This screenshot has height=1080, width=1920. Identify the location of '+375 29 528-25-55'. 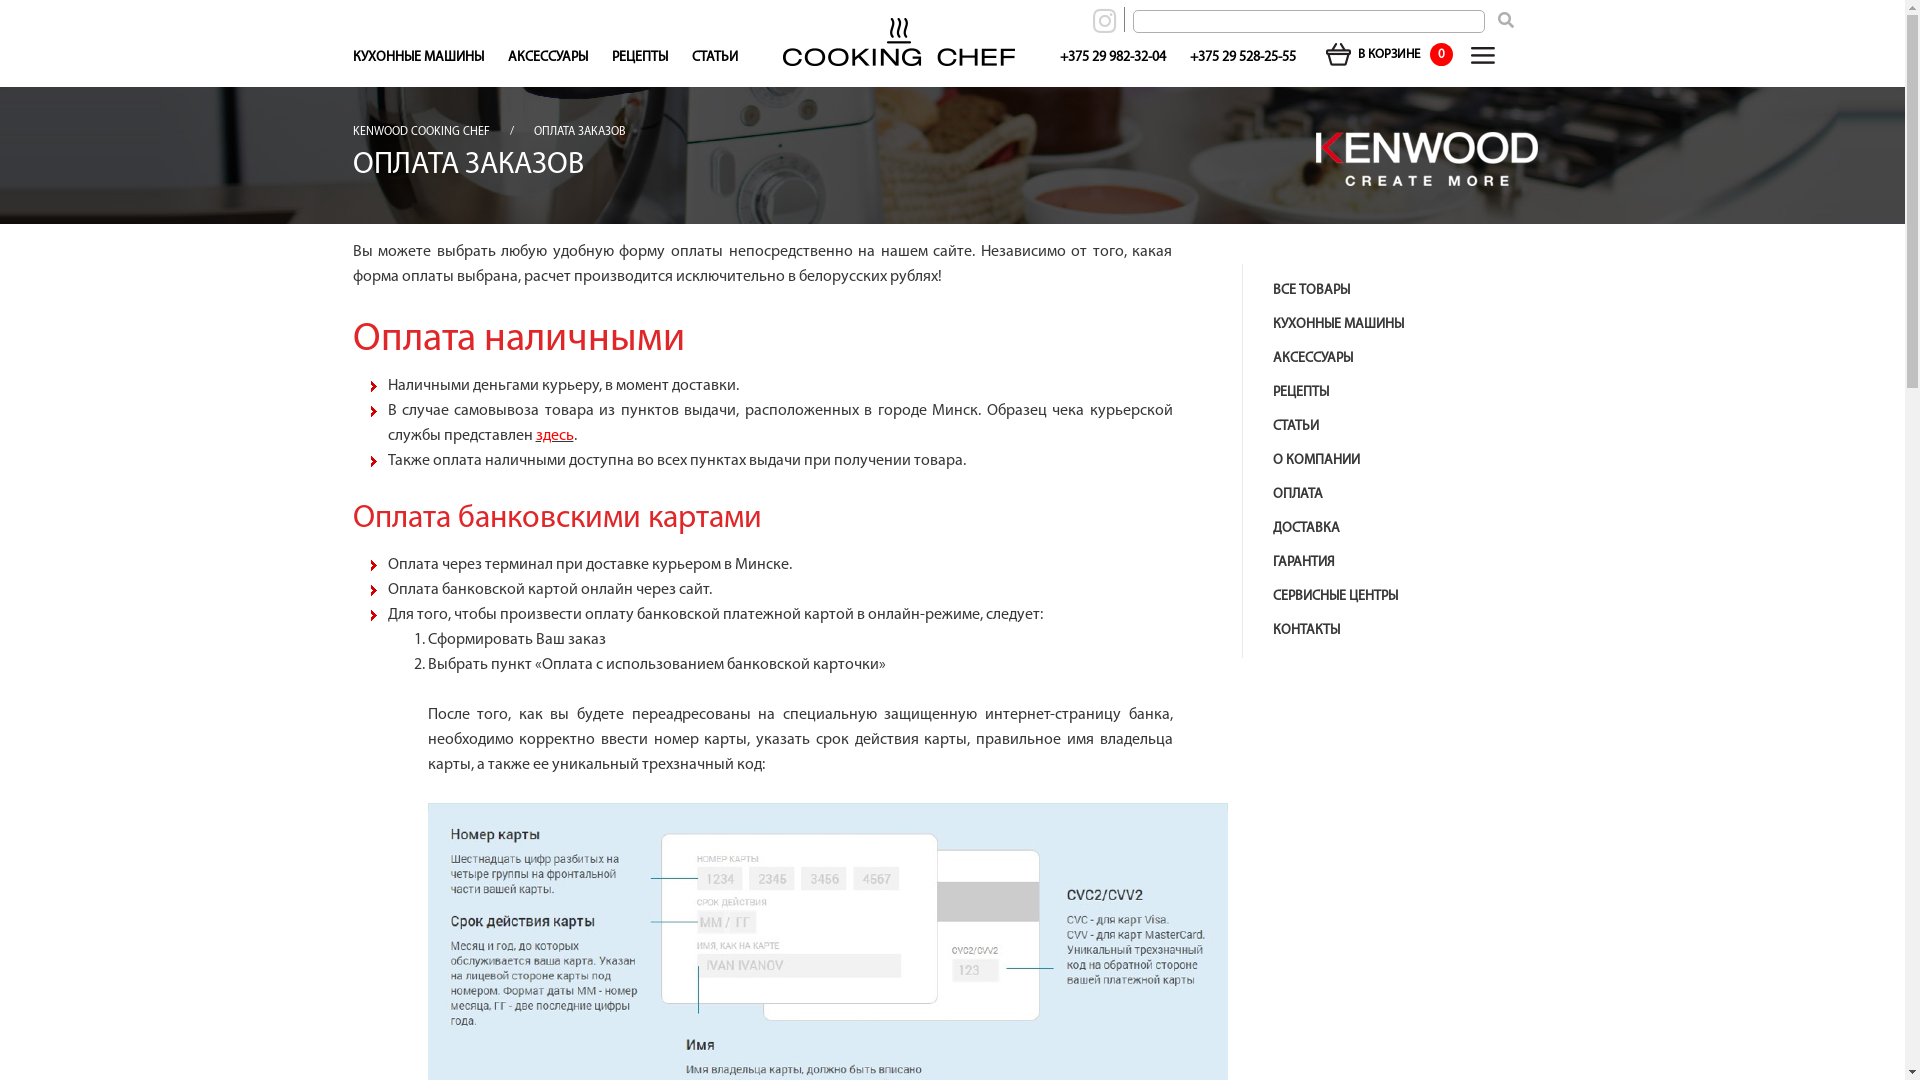
(1177, 56).